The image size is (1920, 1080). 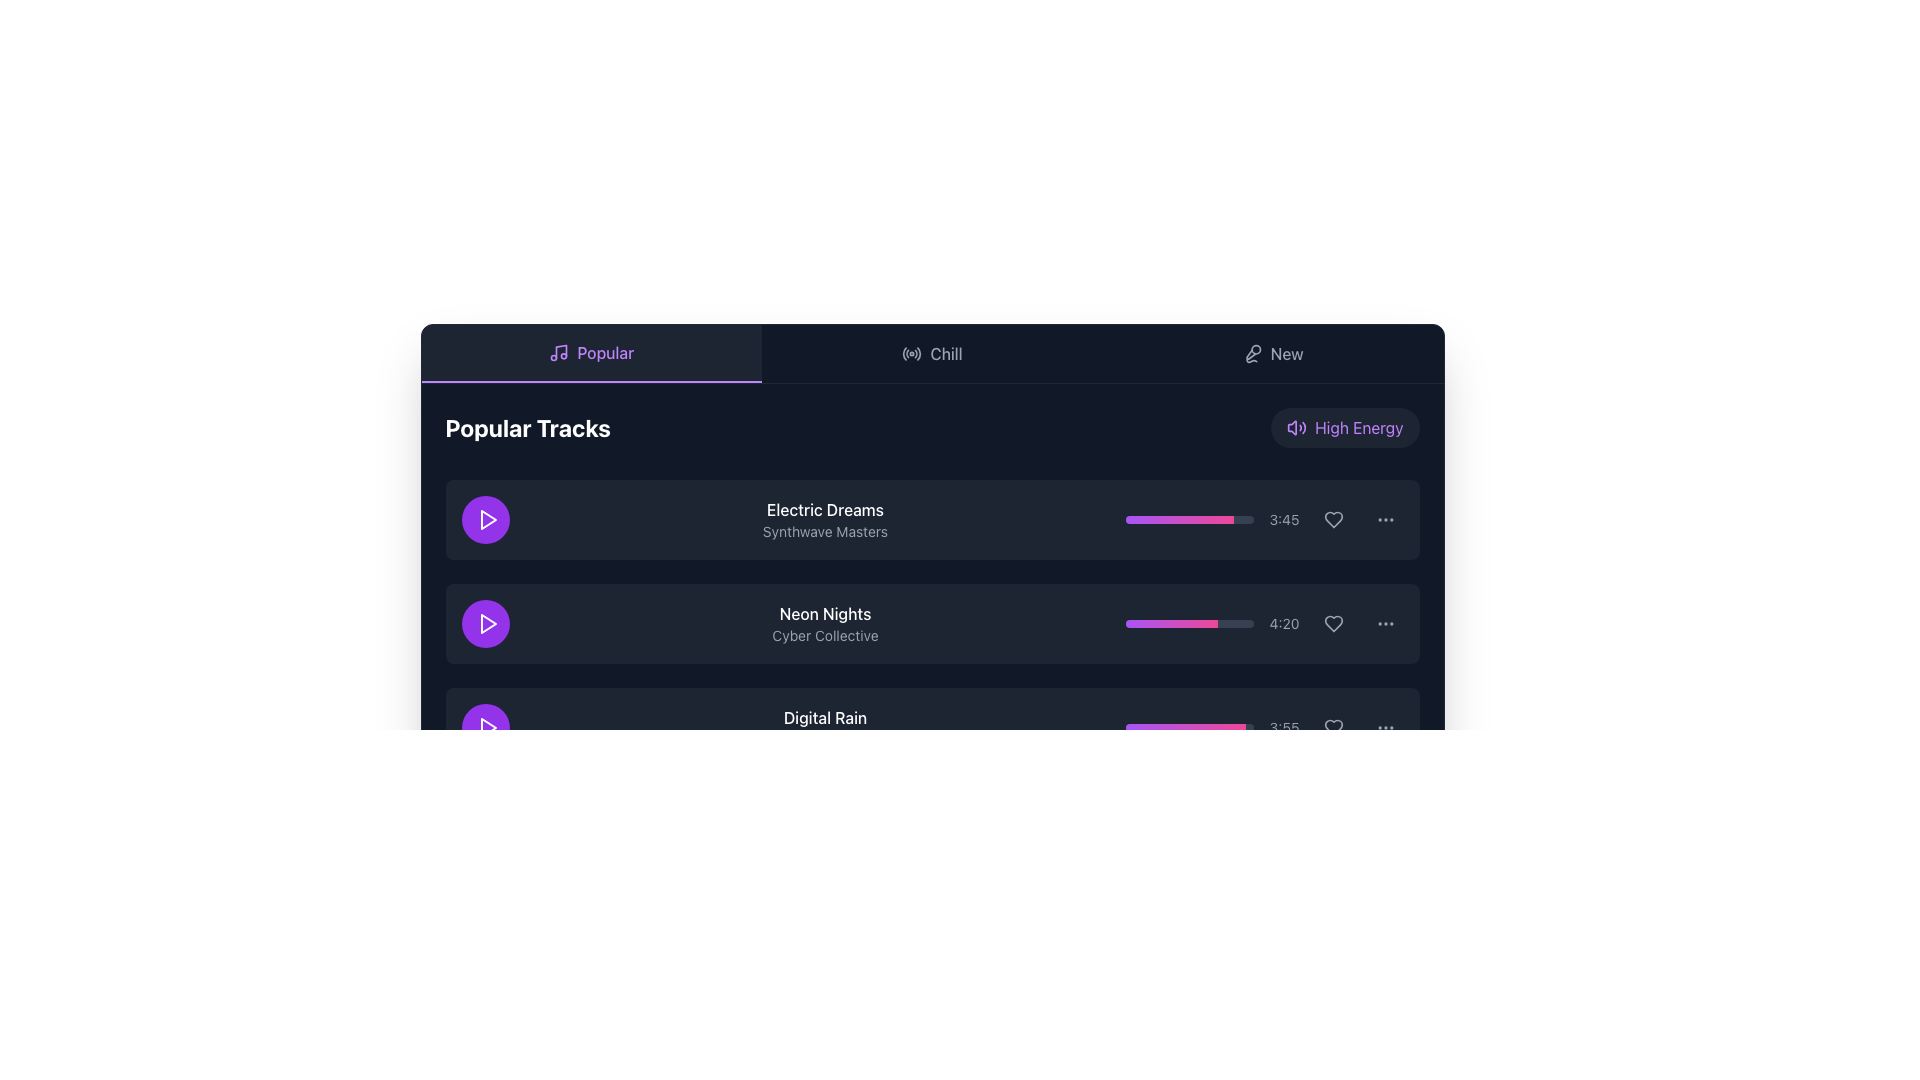 I want to click on the options menu activator button located to the far right of the row for the 'Neon Nights' track, so click(x=1384, y=623).